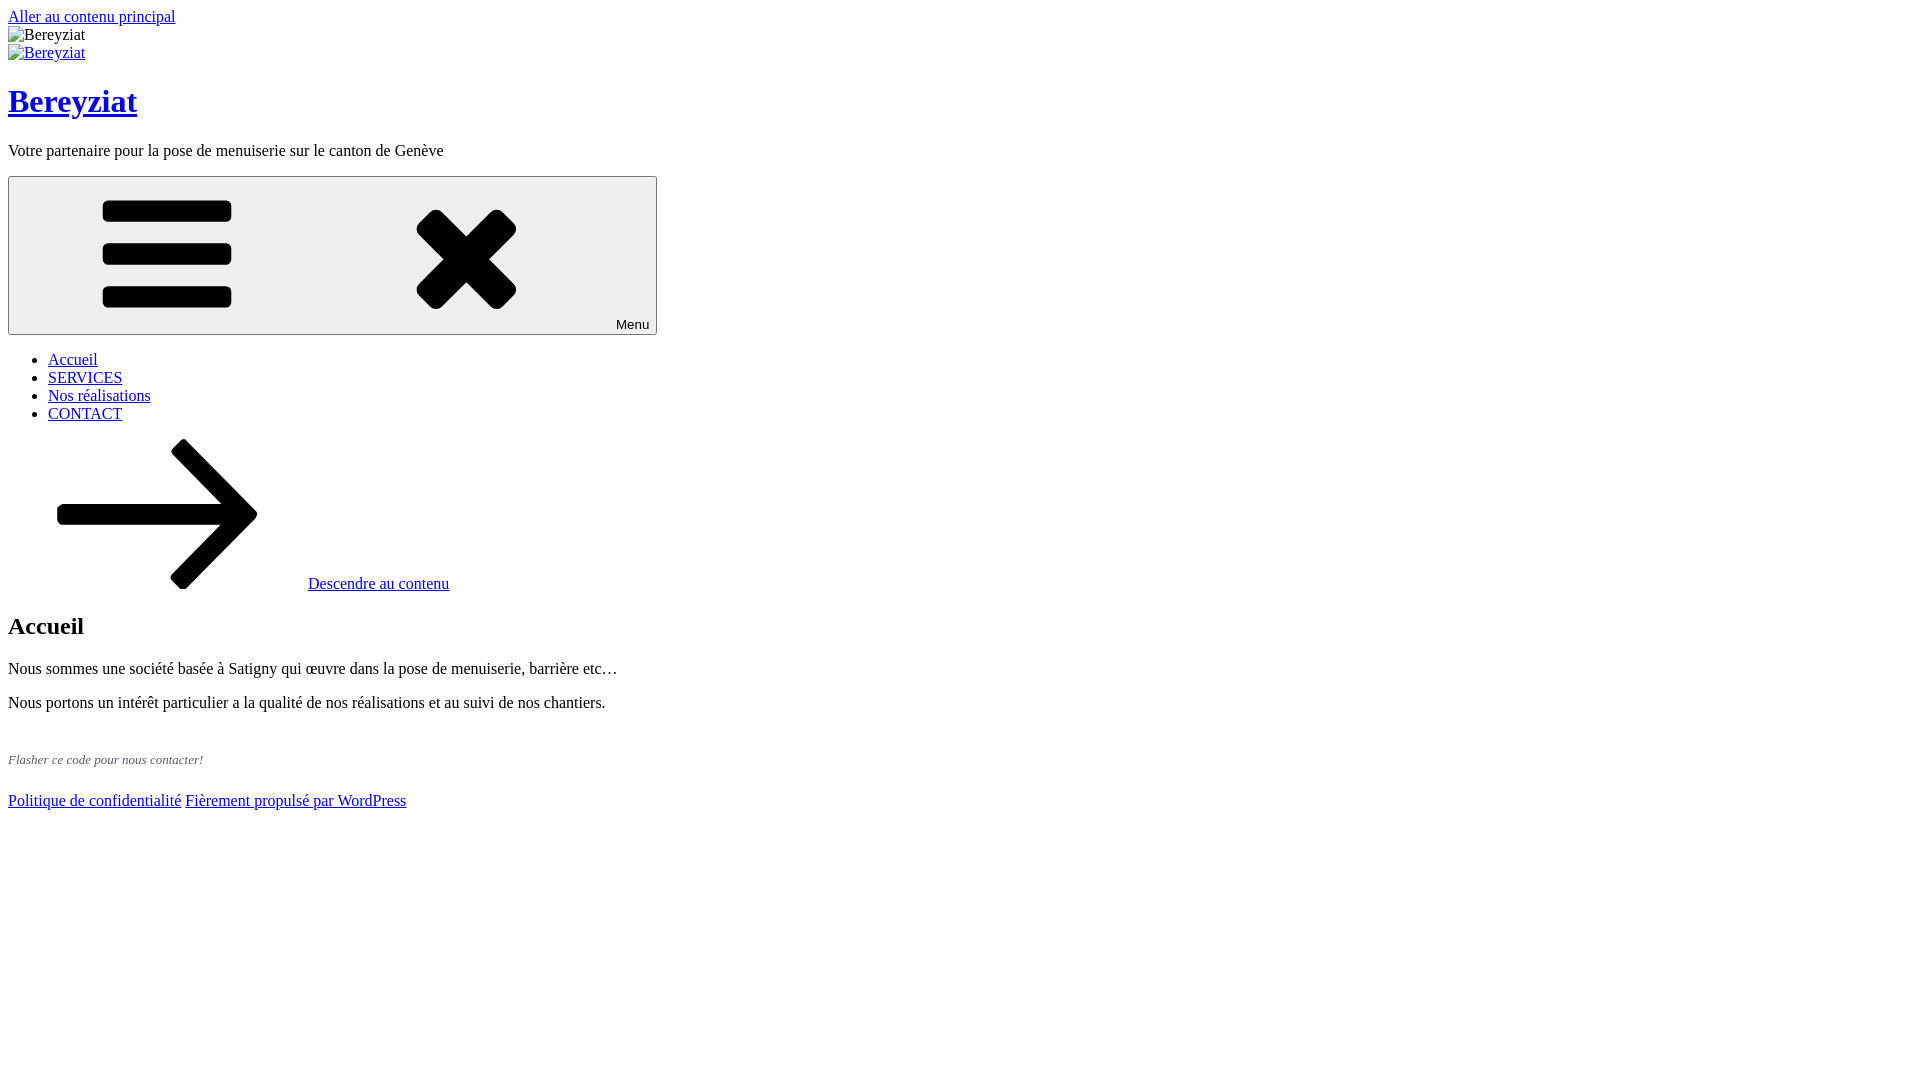 Image resolution: width=1920 pixels, height=1080 pixels. What do you see at coordinates (332, 254) in the screenshot?
I see `'Menu'` at bounding box center [332, 254].